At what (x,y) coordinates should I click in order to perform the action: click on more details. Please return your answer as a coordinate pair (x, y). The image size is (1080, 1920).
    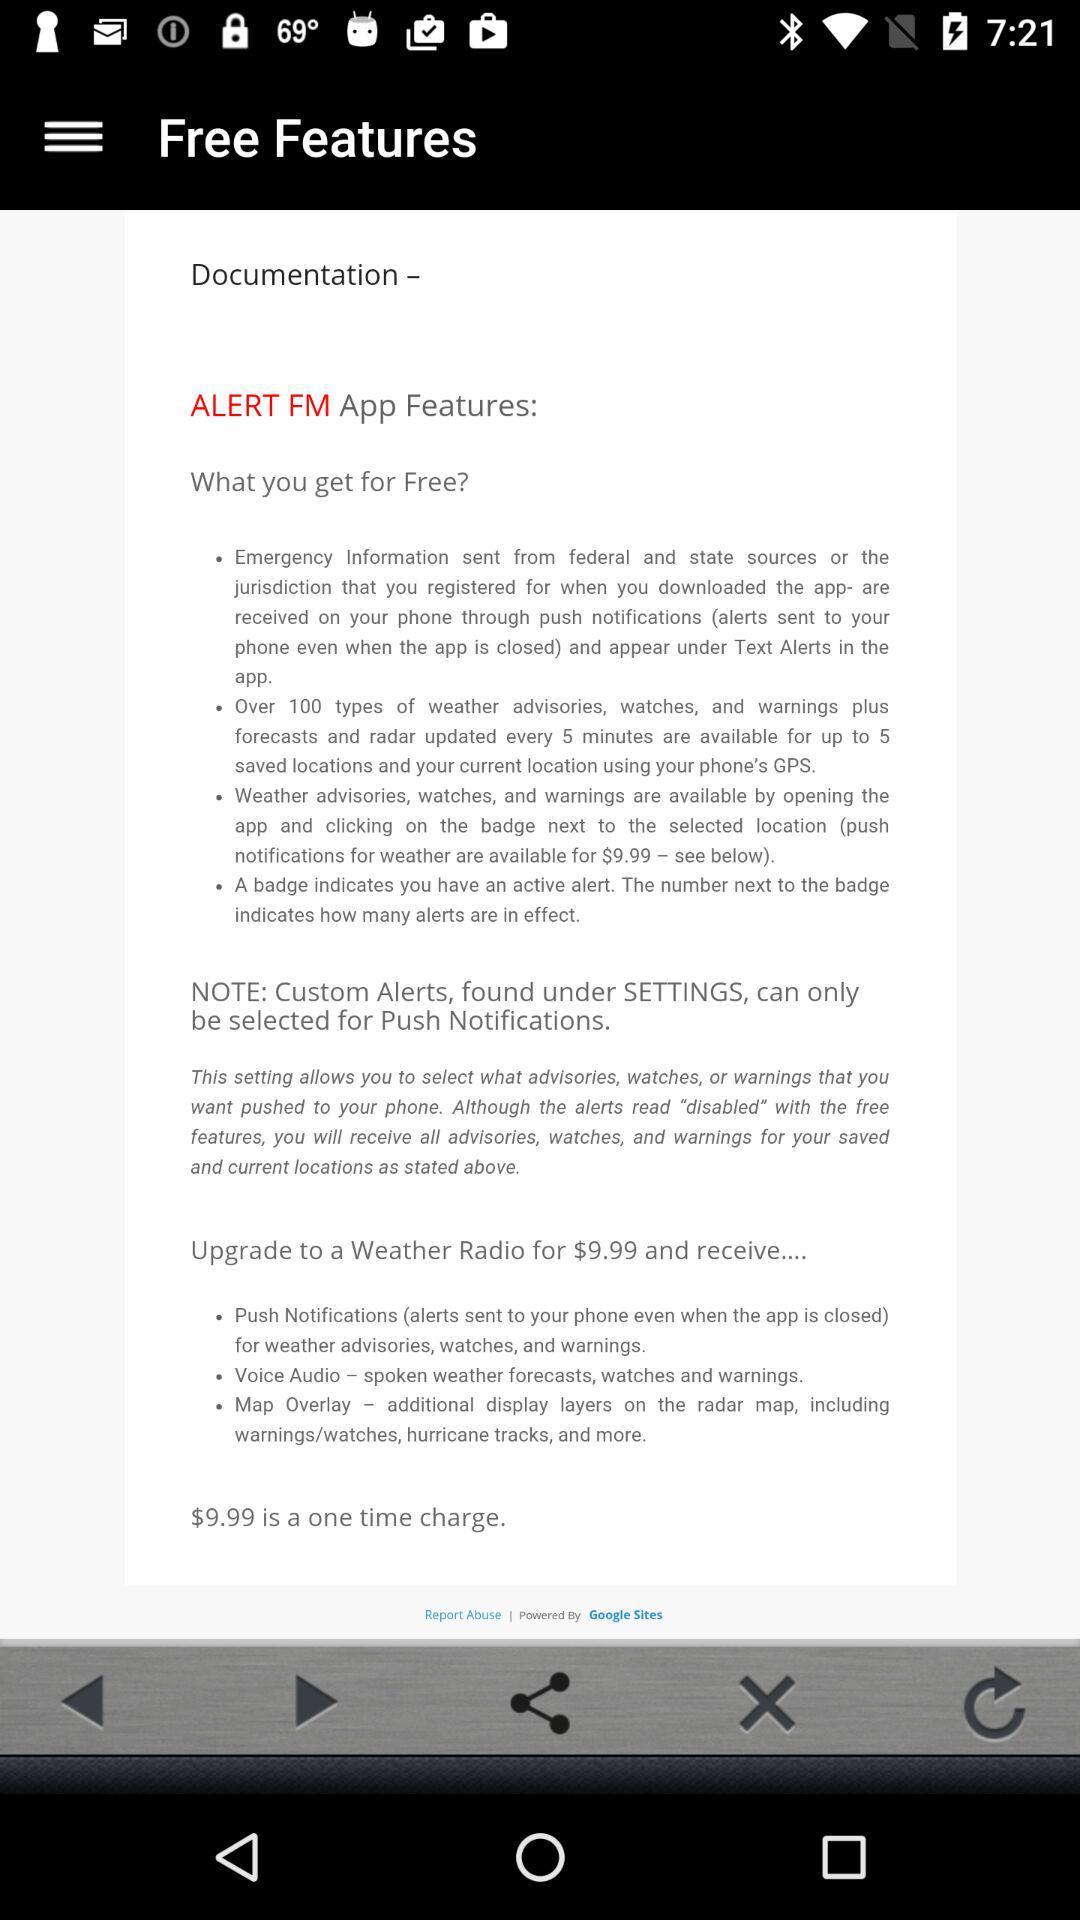
    Looking at the image, I should click on (72, 135).